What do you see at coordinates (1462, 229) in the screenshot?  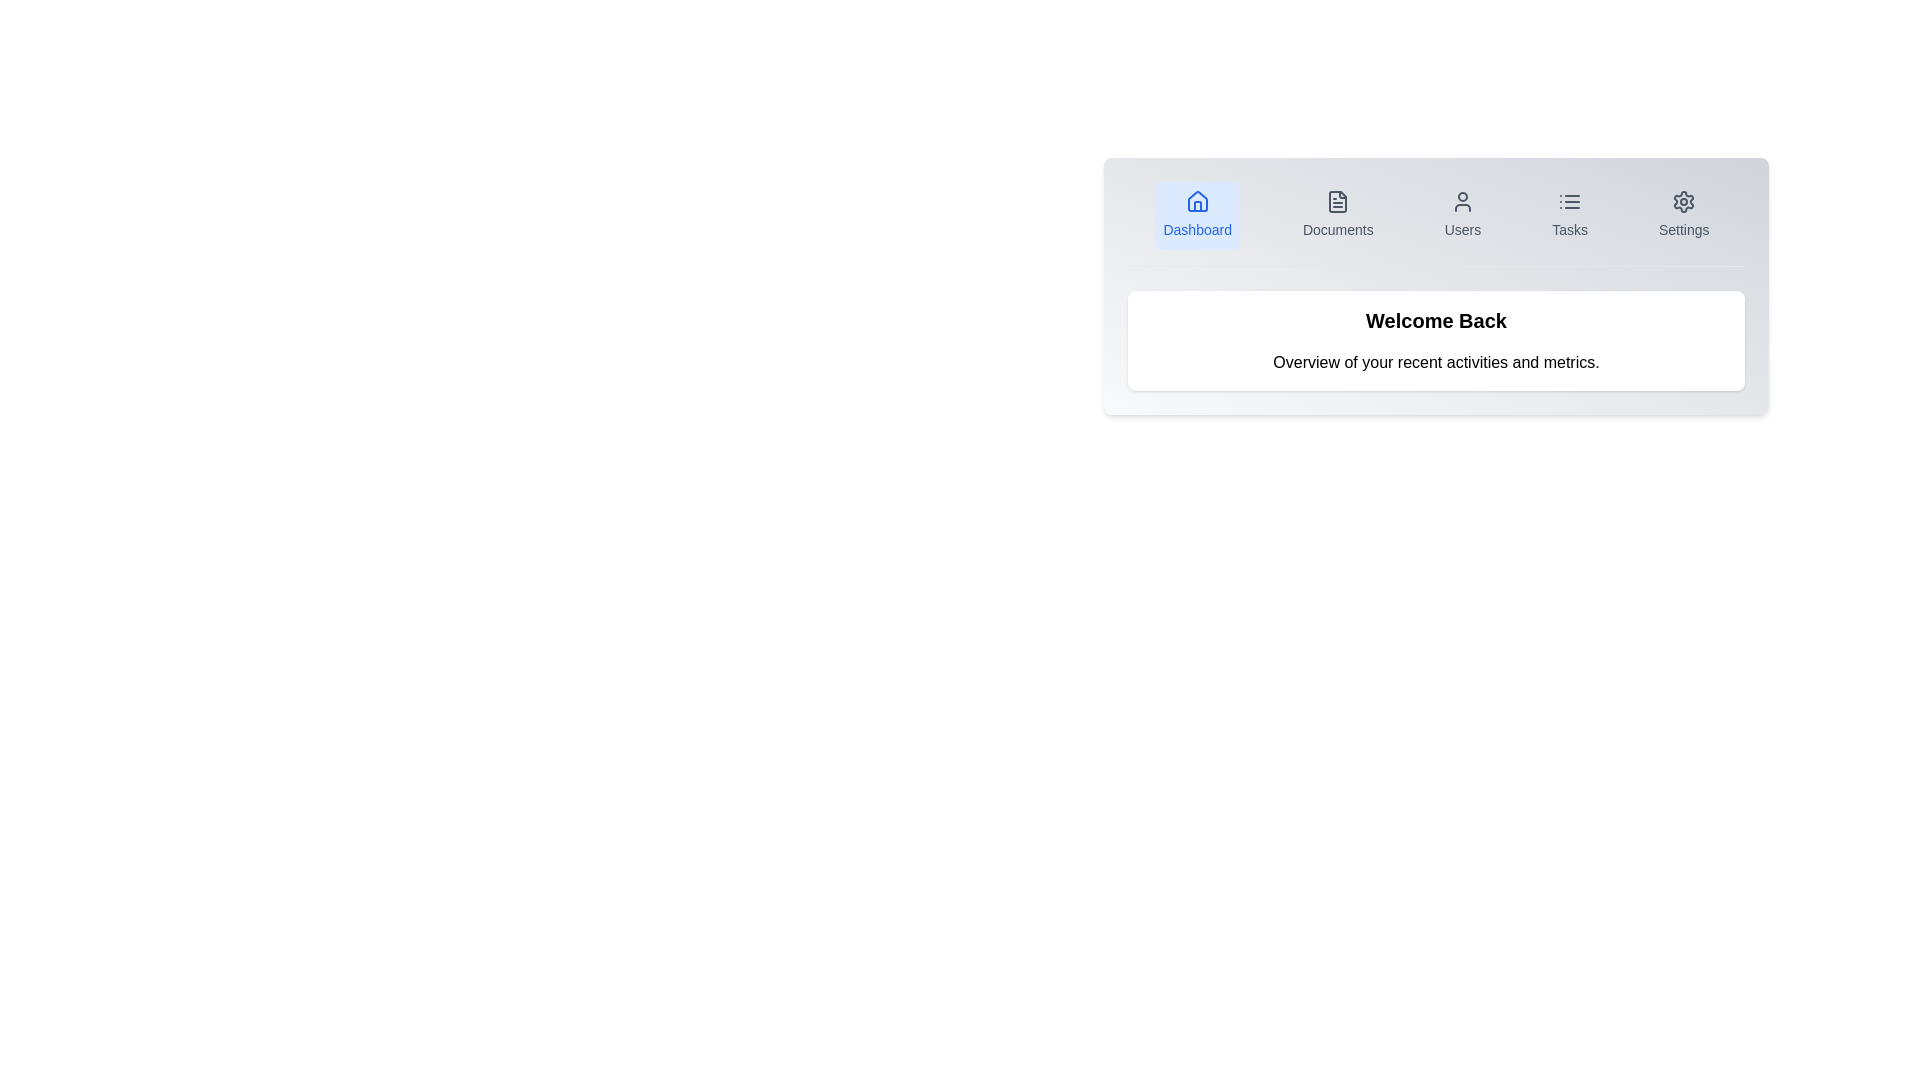 I see `the 'Users' text label located in the third navigation option of the horizontal navigation bar, which serves as a label for the user management section` at bounding box center [1462, 229].